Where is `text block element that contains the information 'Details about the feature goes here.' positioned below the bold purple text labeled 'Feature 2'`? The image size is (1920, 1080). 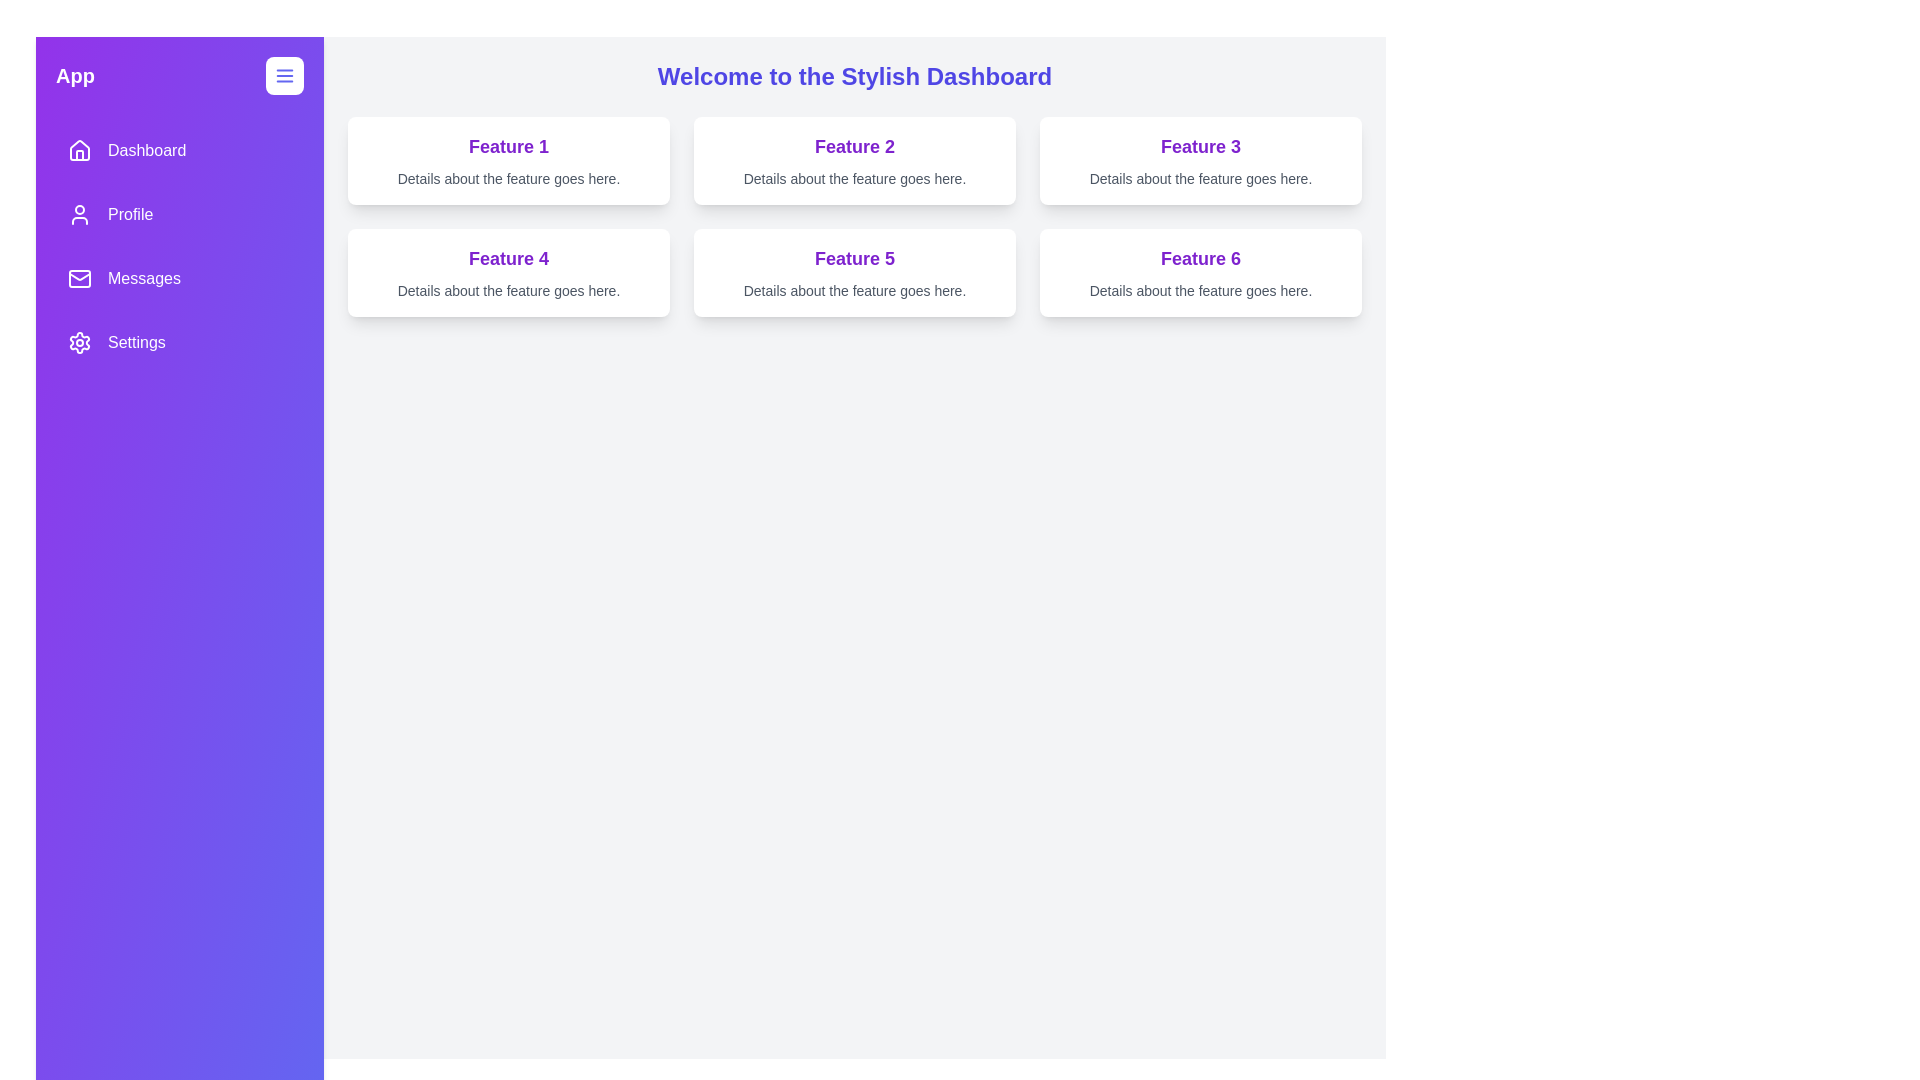
text block element that contains the information 'Details about the feature goes here.' positioned below the bold purple text labeled 'Feature 2' is located at coordinates (854, 177).